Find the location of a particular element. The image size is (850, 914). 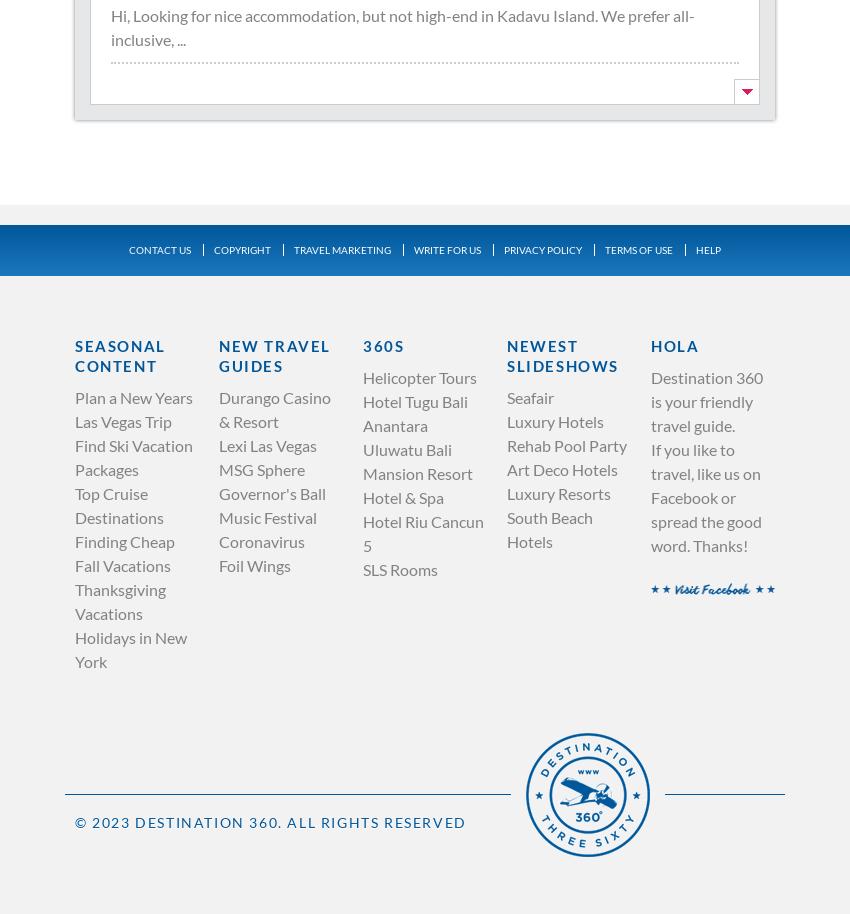

'Contact Us' is located at coordinates (159, 248).